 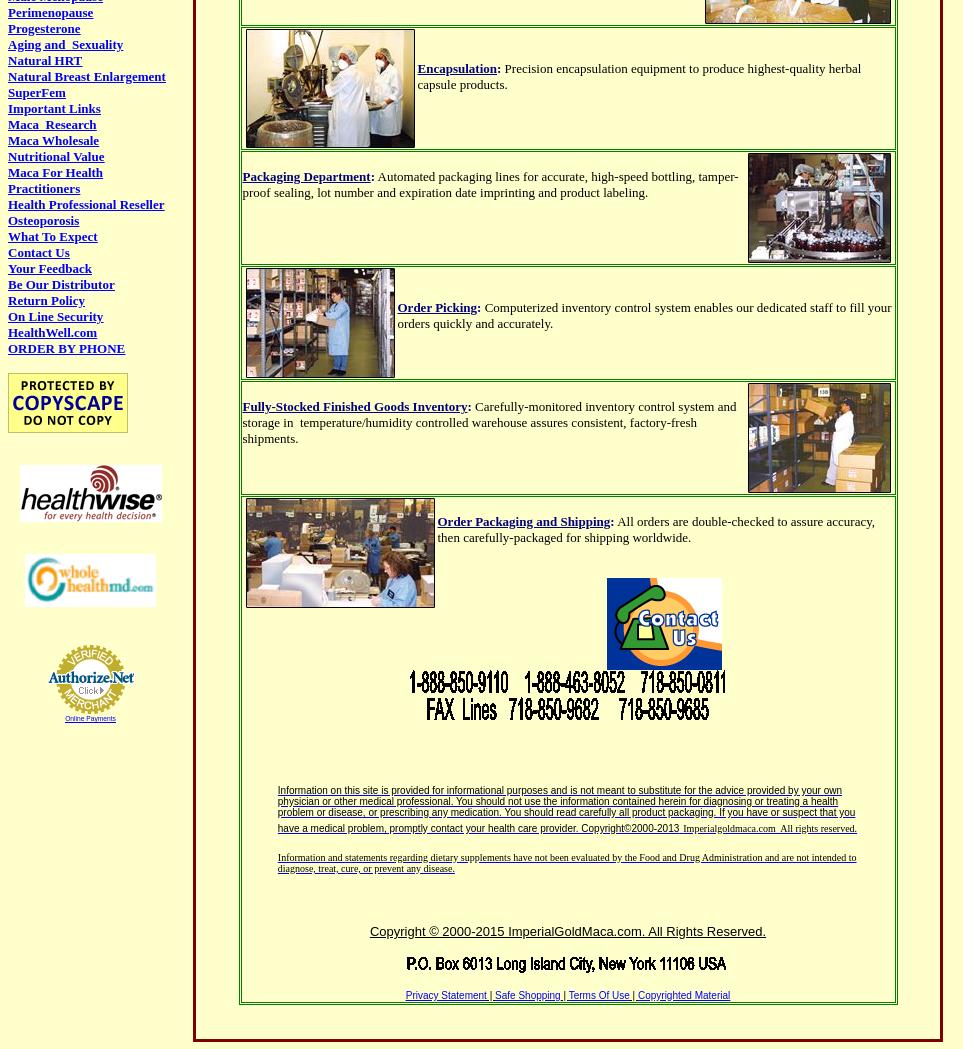 I want to click on 'ORDER BY PHONE', so click(x=66, y=347).